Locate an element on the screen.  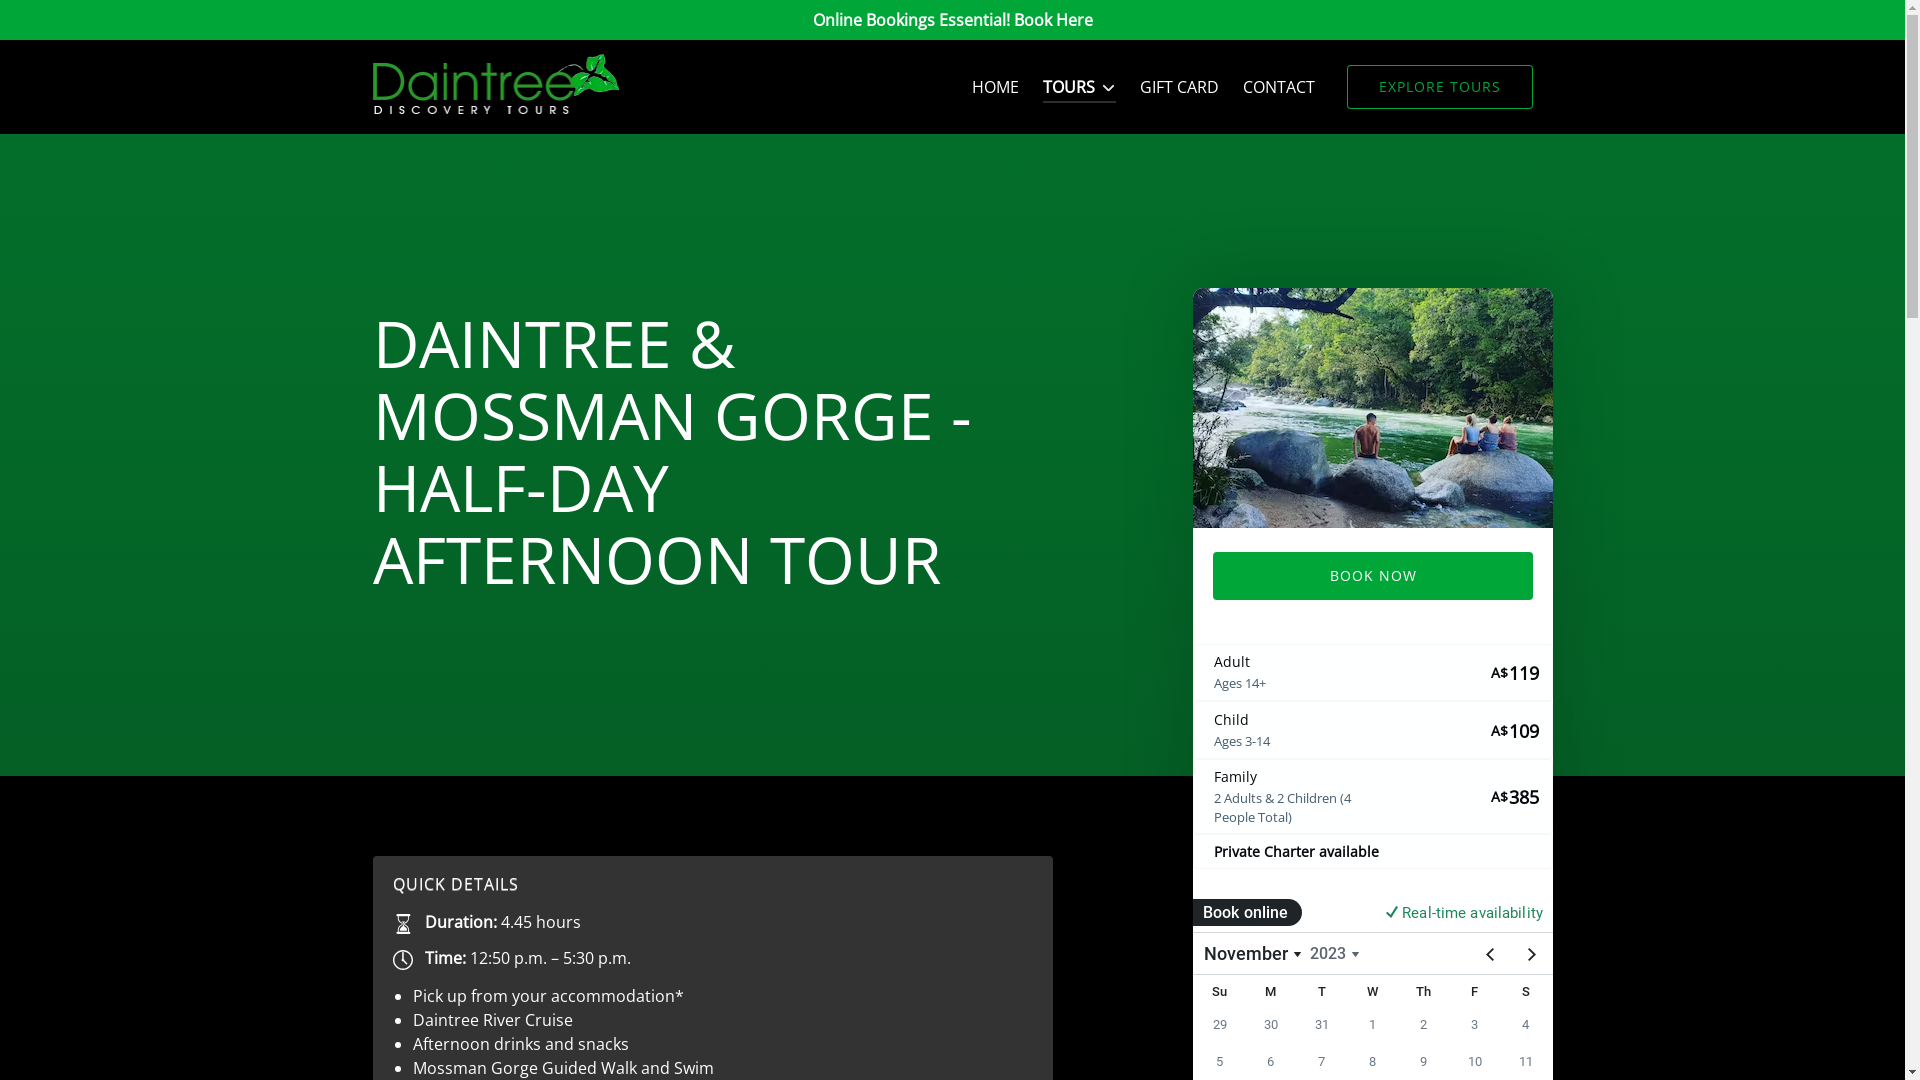
'EXPLORE TOURS' is located at coordinates (1345, 86).